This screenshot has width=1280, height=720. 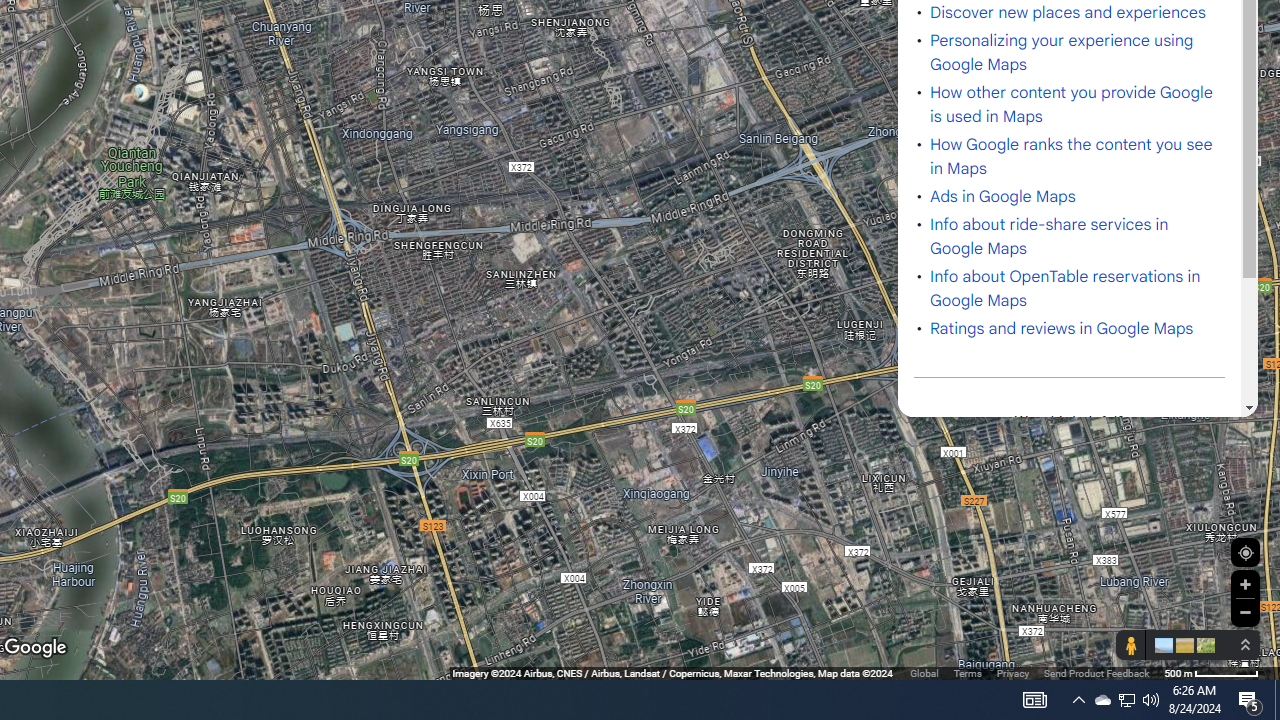 I want to click on 'Show Street View coverage', so click(x=1130, y=645).